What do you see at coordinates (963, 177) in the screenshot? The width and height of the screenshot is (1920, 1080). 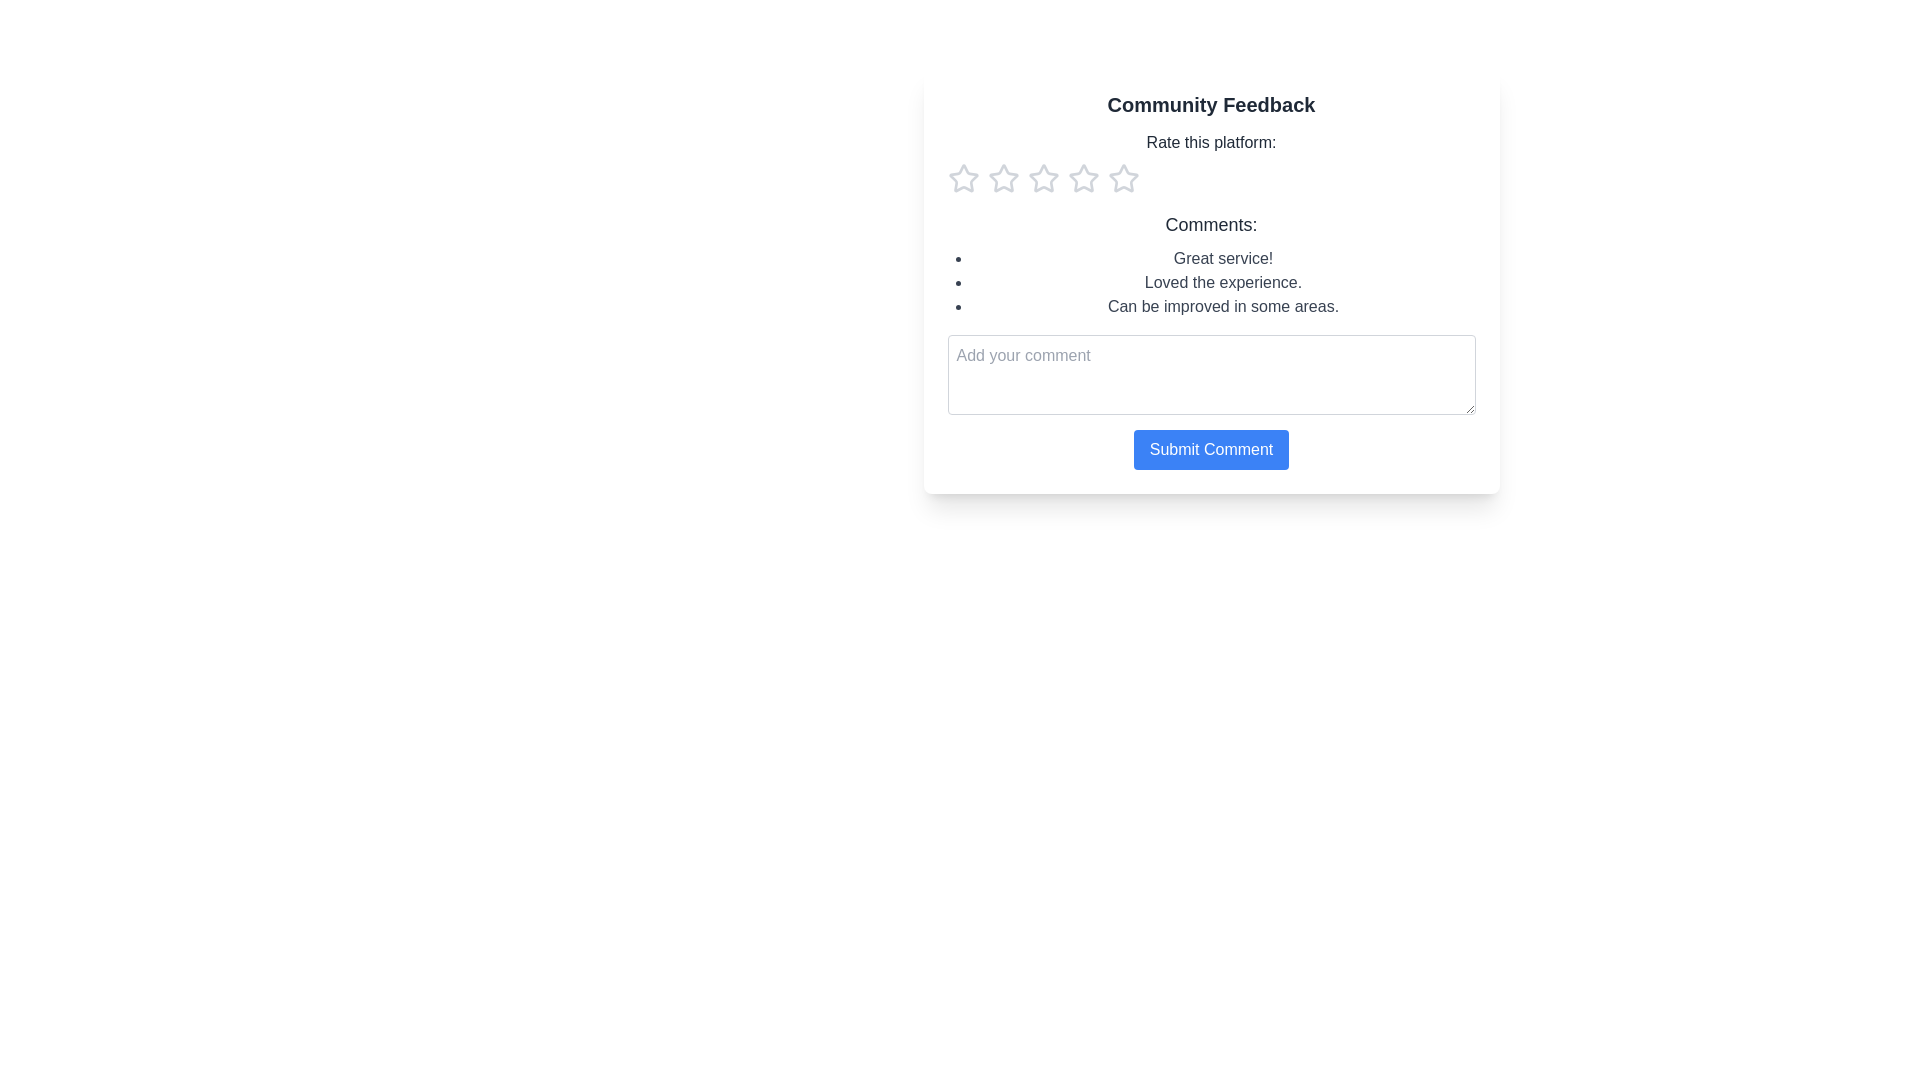 I see `the first star in the rating component` at bounding box center [963, 177].